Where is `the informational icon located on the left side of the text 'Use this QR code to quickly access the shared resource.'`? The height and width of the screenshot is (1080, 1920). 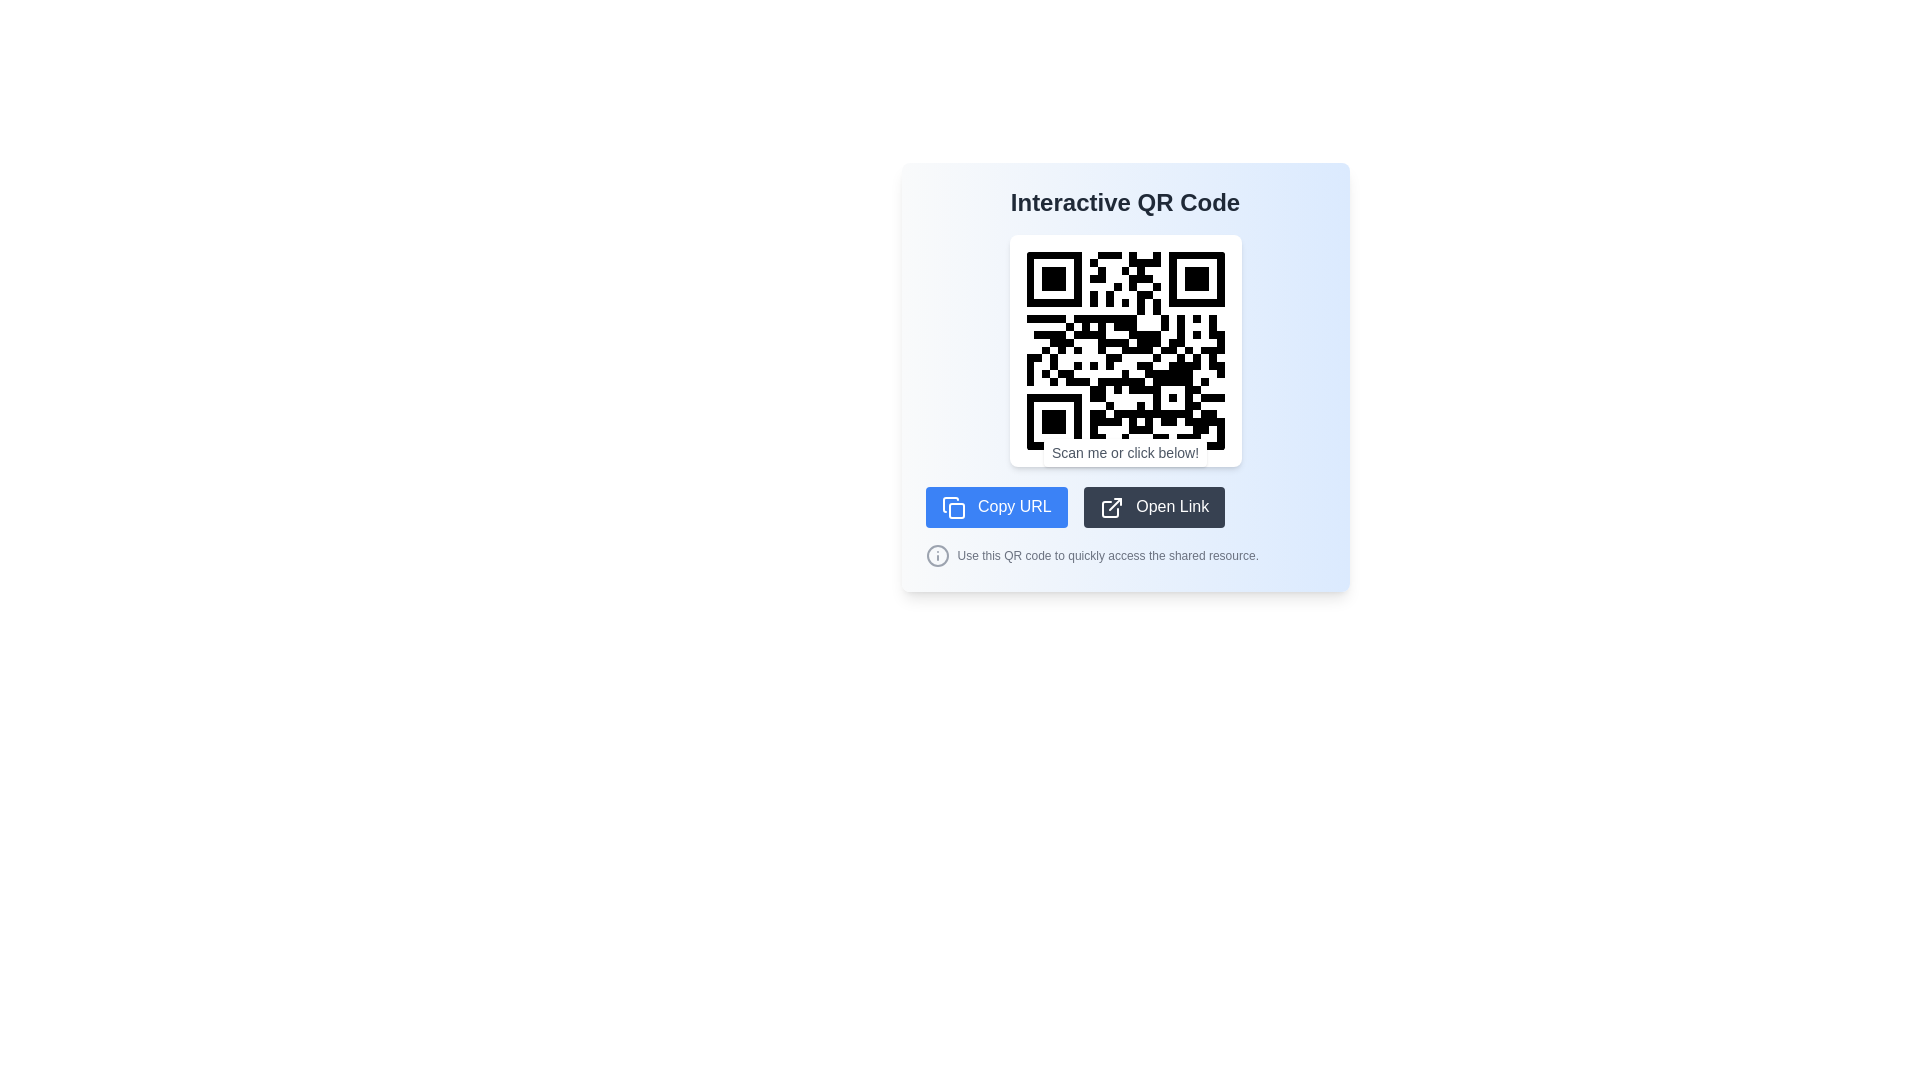 the informational icon located on the left side of the text 'Use this QR code to quickly access the shared resource.' is located at coordinates (936, 555).